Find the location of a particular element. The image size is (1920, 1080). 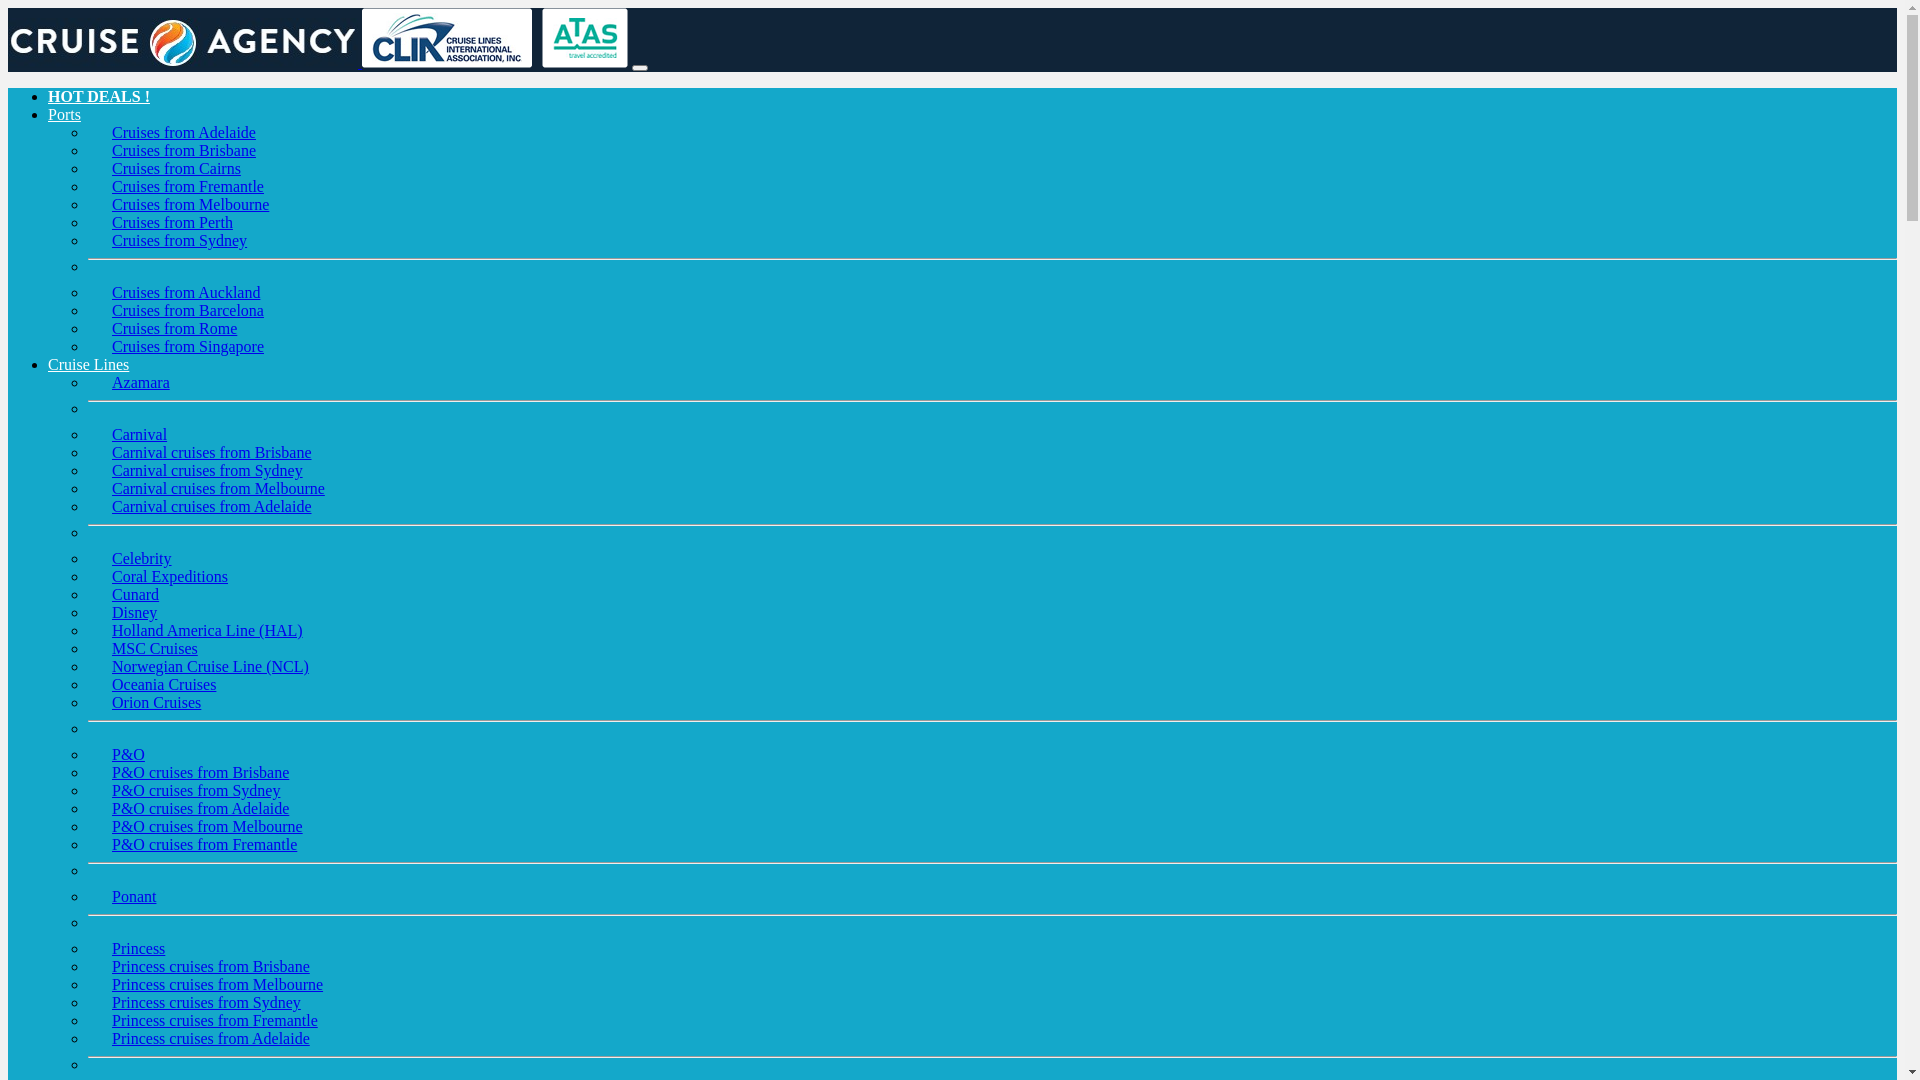

'P&O cruises from Brisbane' is located at coordinates (200, 771).